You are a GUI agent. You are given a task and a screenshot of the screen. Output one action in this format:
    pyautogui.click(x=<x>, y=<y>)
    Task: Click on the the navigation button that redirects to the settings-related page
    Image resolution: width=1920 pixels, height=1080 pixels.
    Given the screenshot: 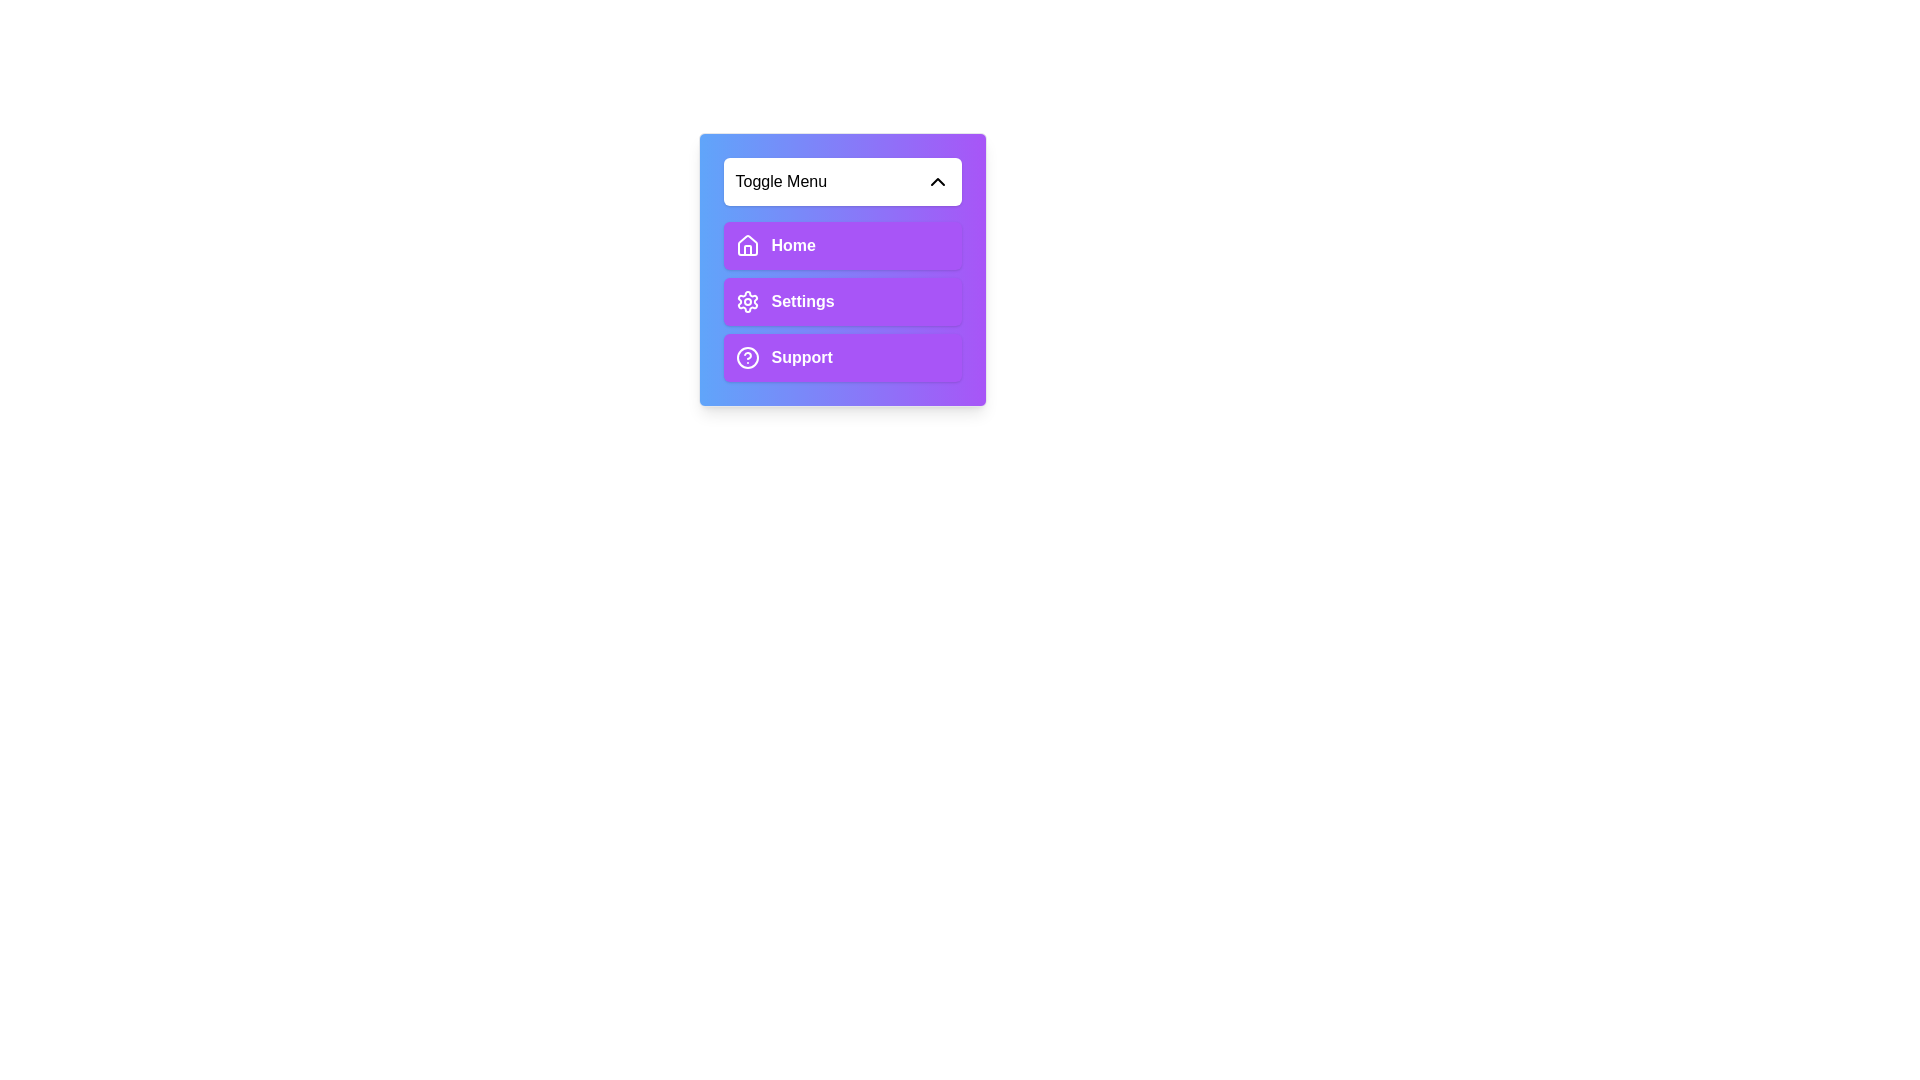 What is the action you would take?
    pyautogui.click(x=842, y=301)
    